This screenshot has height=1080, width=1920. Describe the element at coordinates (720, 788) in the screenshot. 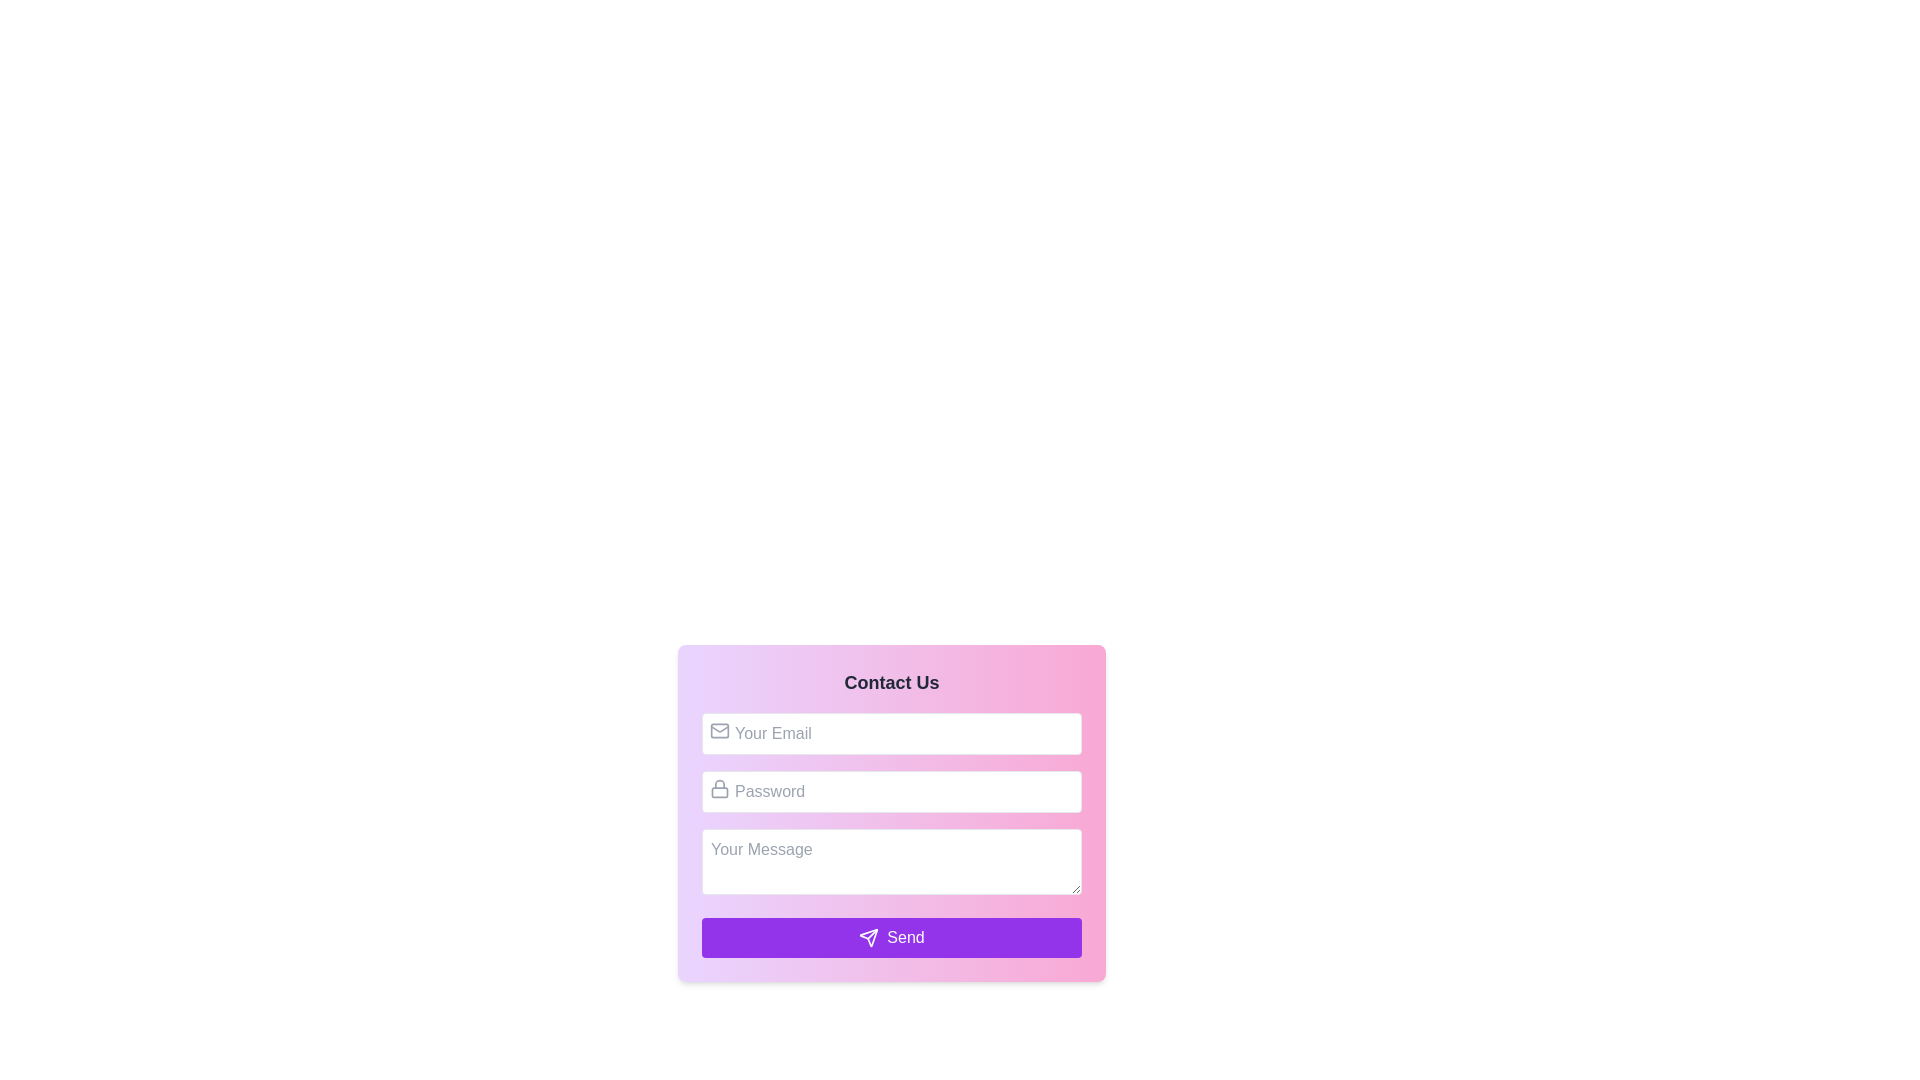

I see `the small gray lock icon located at the top-left corner of the password input field, indicating a locked state` at that location.